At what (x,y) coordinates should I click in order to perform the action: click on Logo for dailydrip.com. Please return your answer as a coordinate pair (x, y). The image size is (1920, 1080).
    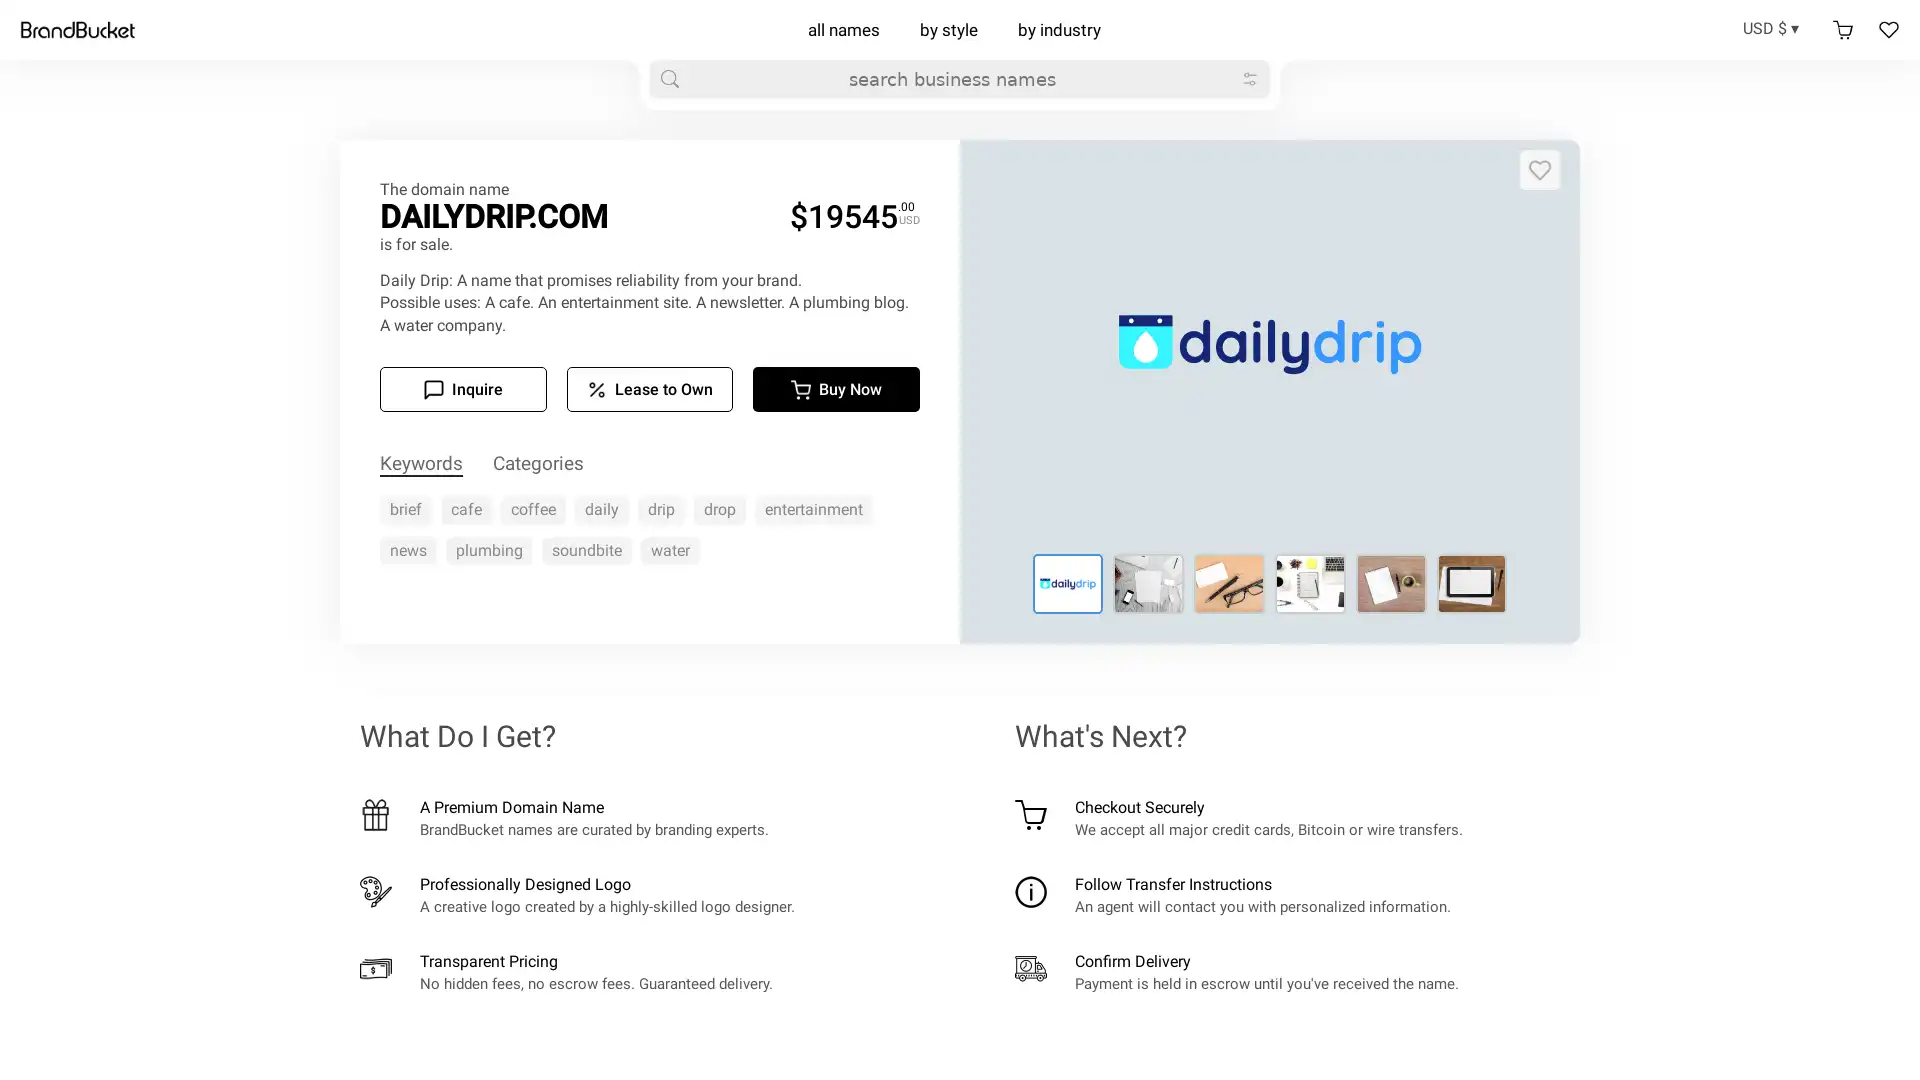
    Looking at the image, I should click on (1228, 583).